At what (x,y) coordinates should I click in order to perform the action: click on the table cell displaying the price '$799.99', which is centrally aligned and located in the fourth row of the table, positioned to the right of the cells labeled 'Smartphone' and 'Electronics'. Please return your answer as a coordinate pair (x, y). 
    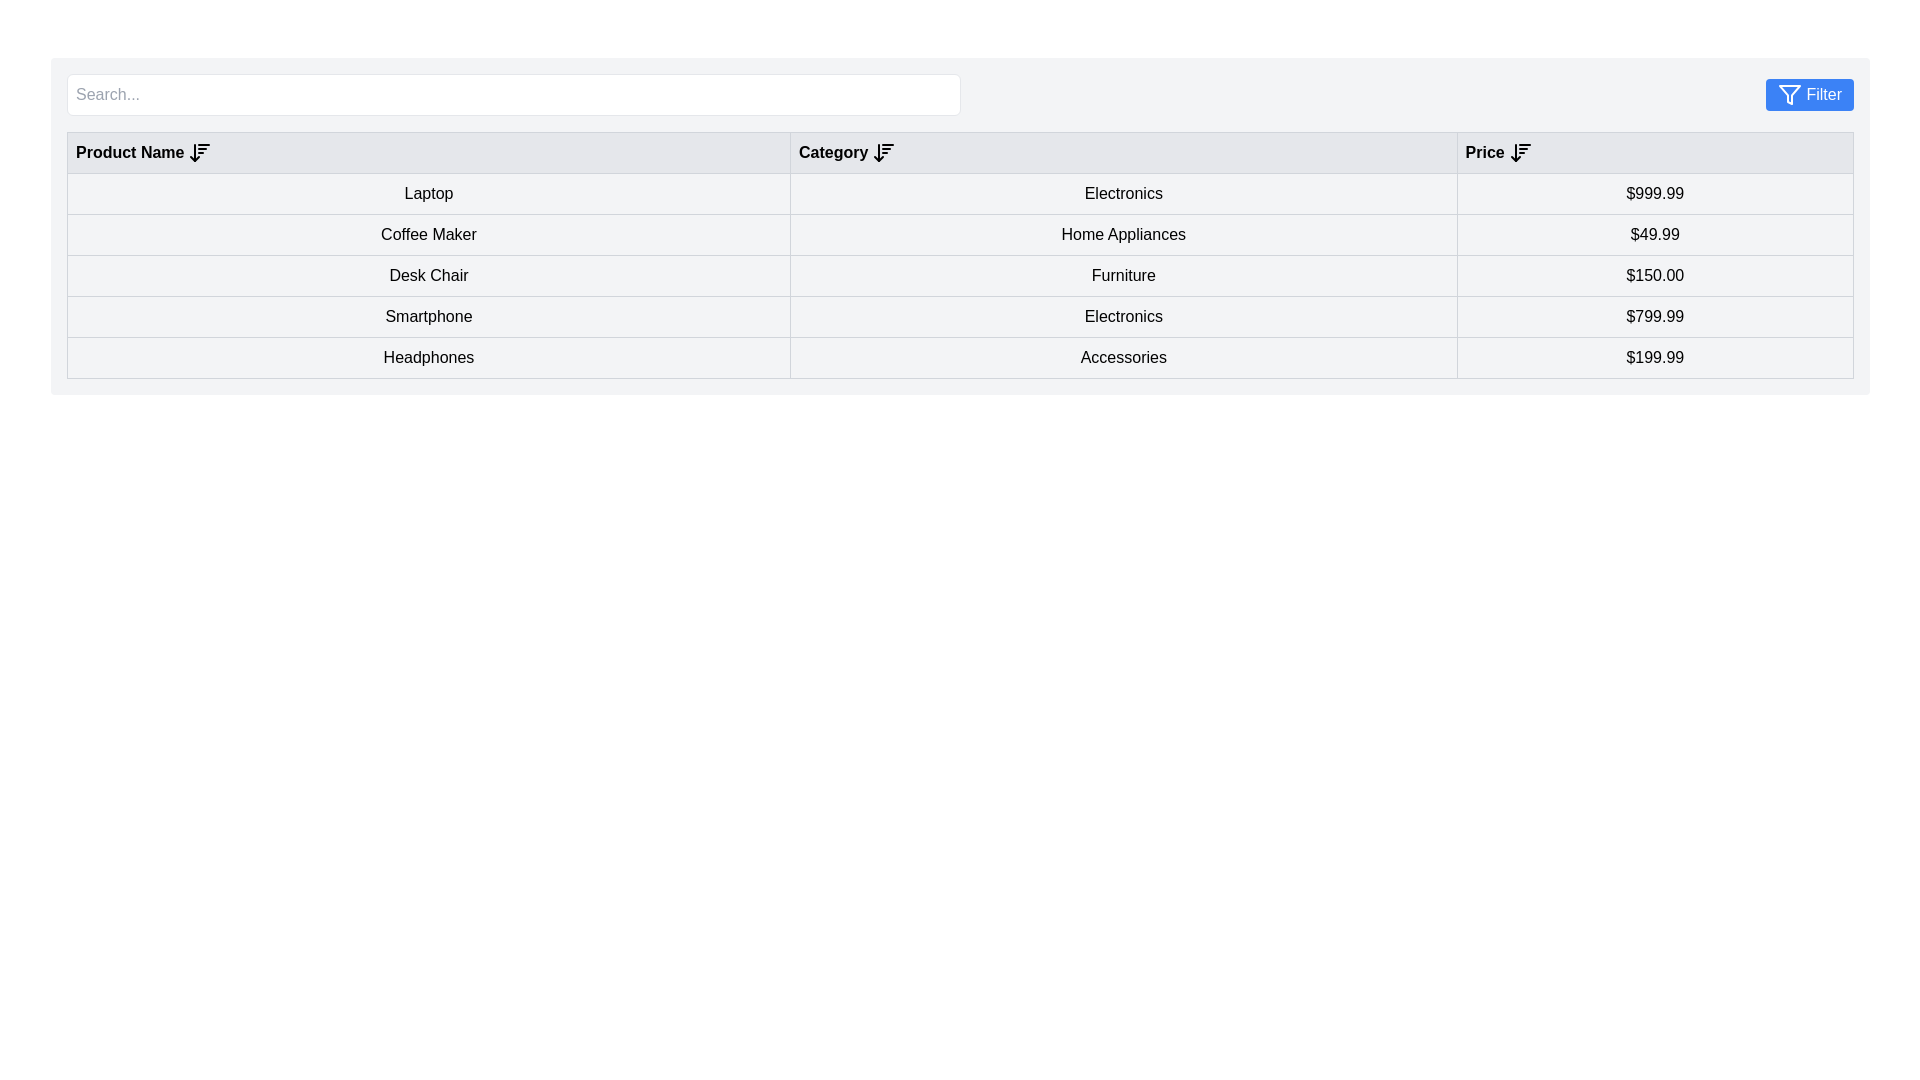
    Looking at the image, I should click on (1655, 315).